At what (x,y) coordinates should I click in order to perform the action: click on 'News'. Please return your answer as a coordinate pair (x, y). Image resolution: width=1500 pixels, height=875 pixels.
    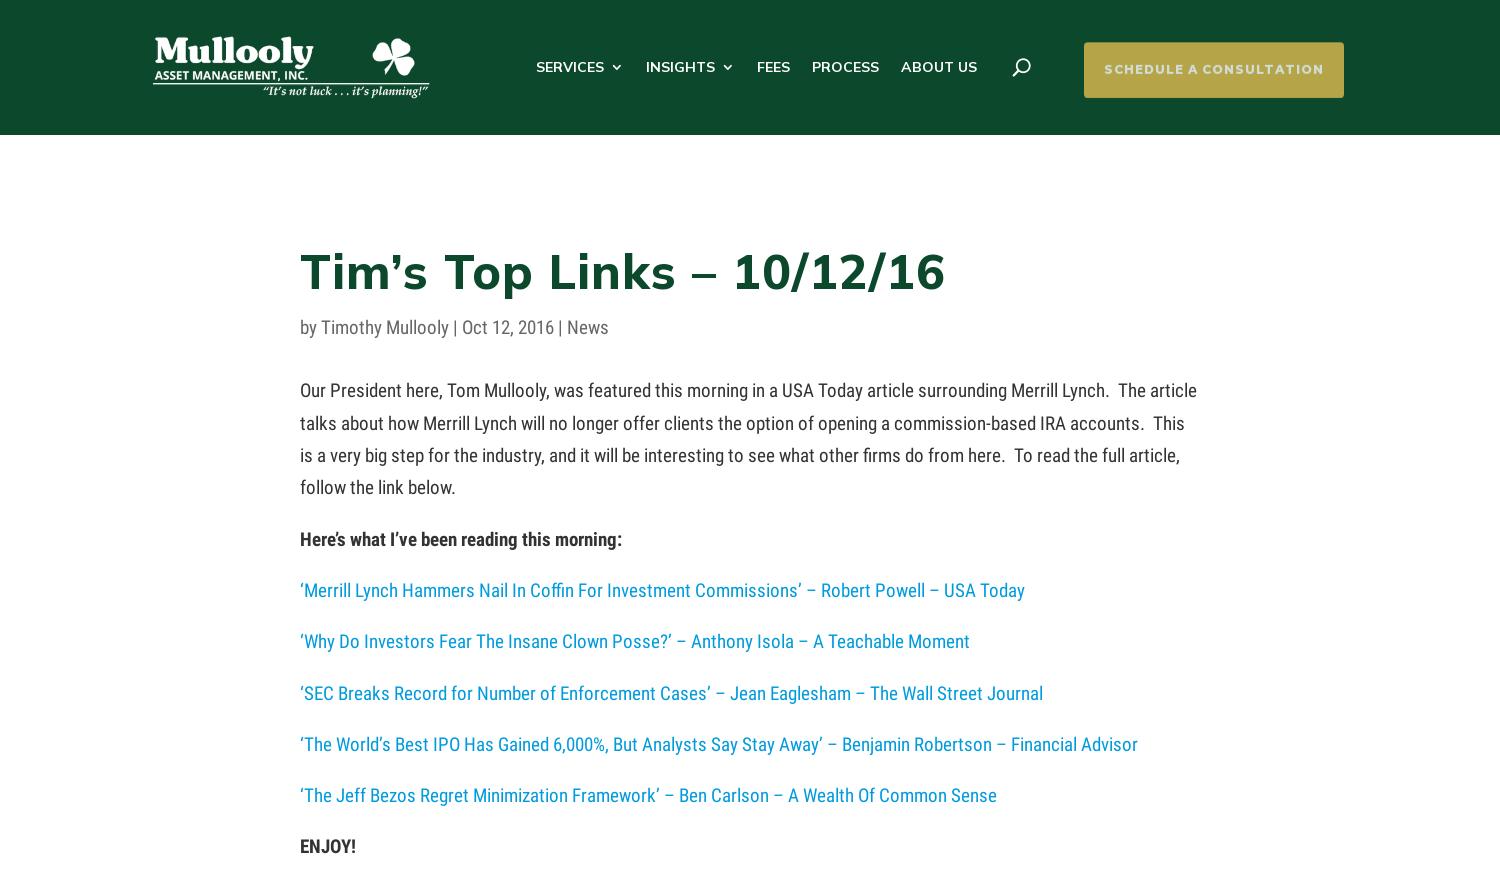
    Looking at the image, I should click on (566, 327).